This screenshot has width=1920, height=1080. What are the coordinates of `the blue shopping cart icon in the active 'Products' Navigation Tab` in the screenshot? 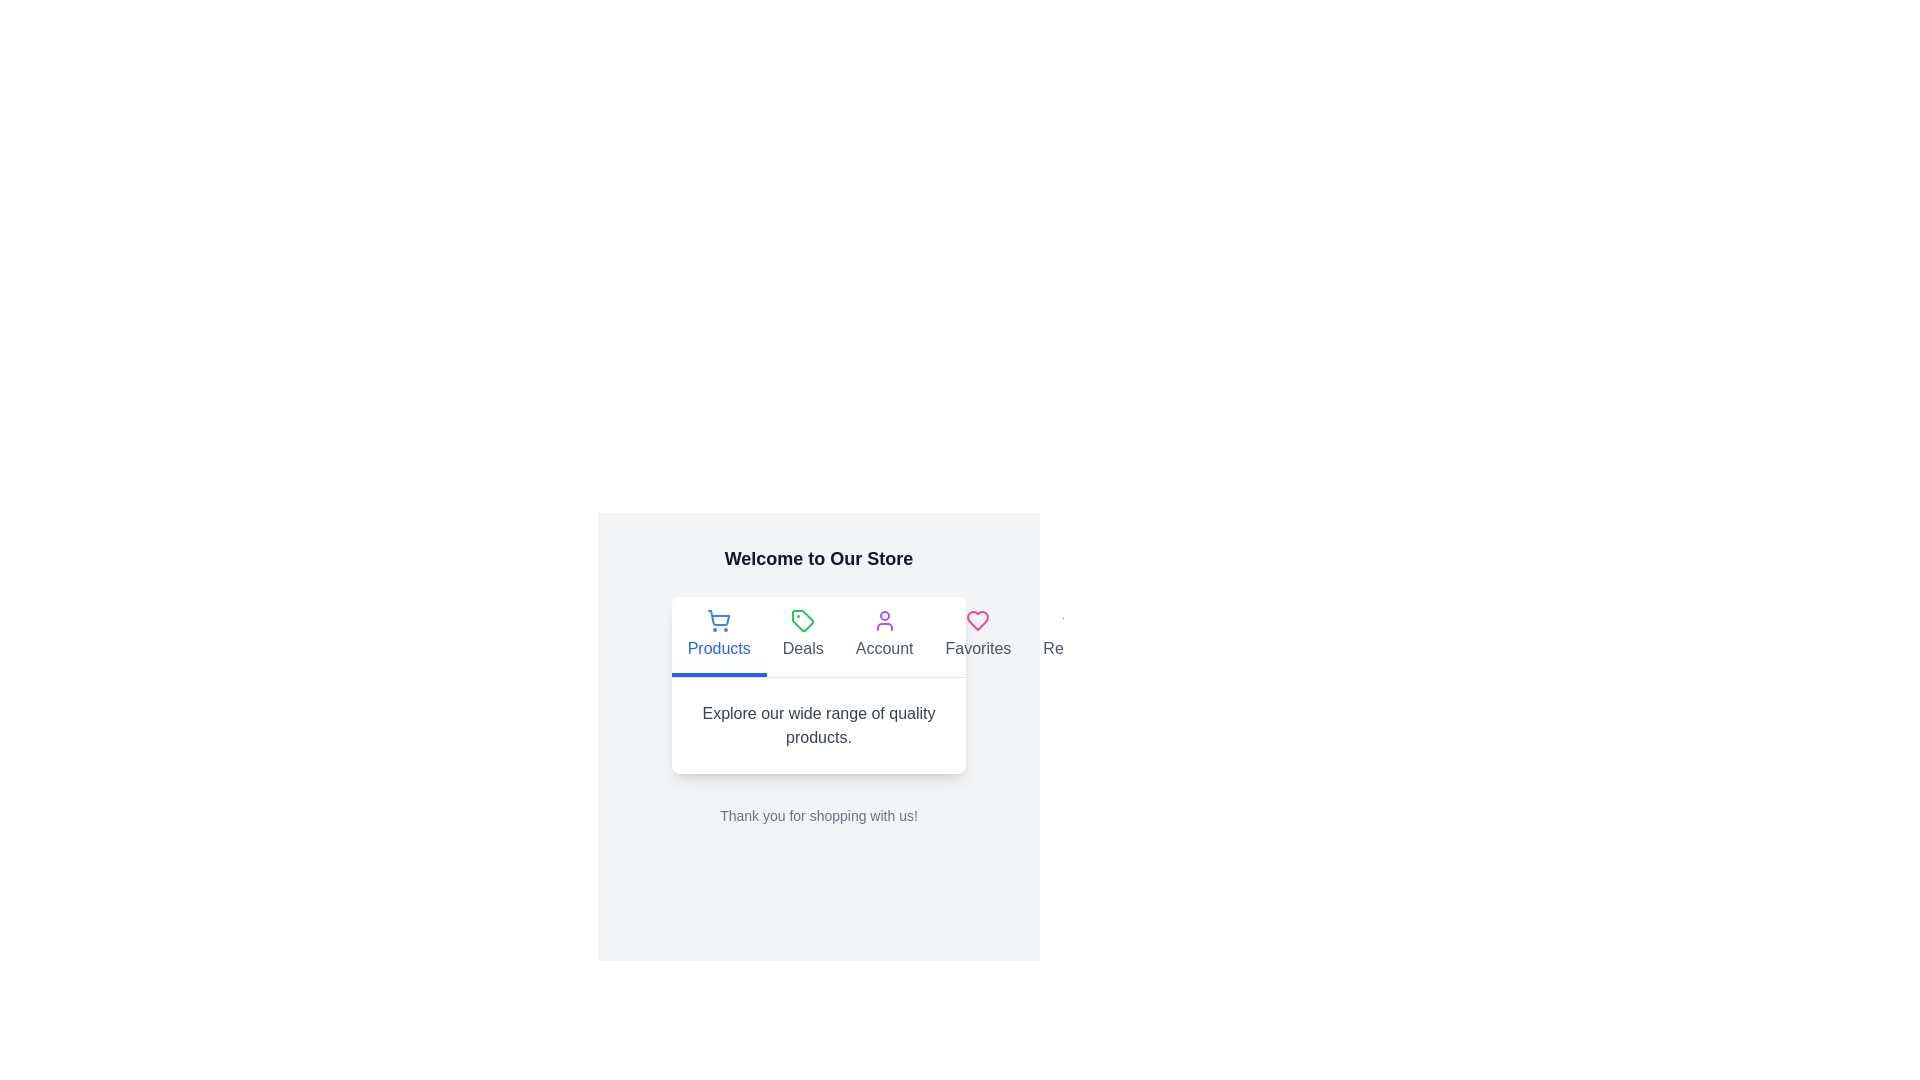 It's located at (719, 636).